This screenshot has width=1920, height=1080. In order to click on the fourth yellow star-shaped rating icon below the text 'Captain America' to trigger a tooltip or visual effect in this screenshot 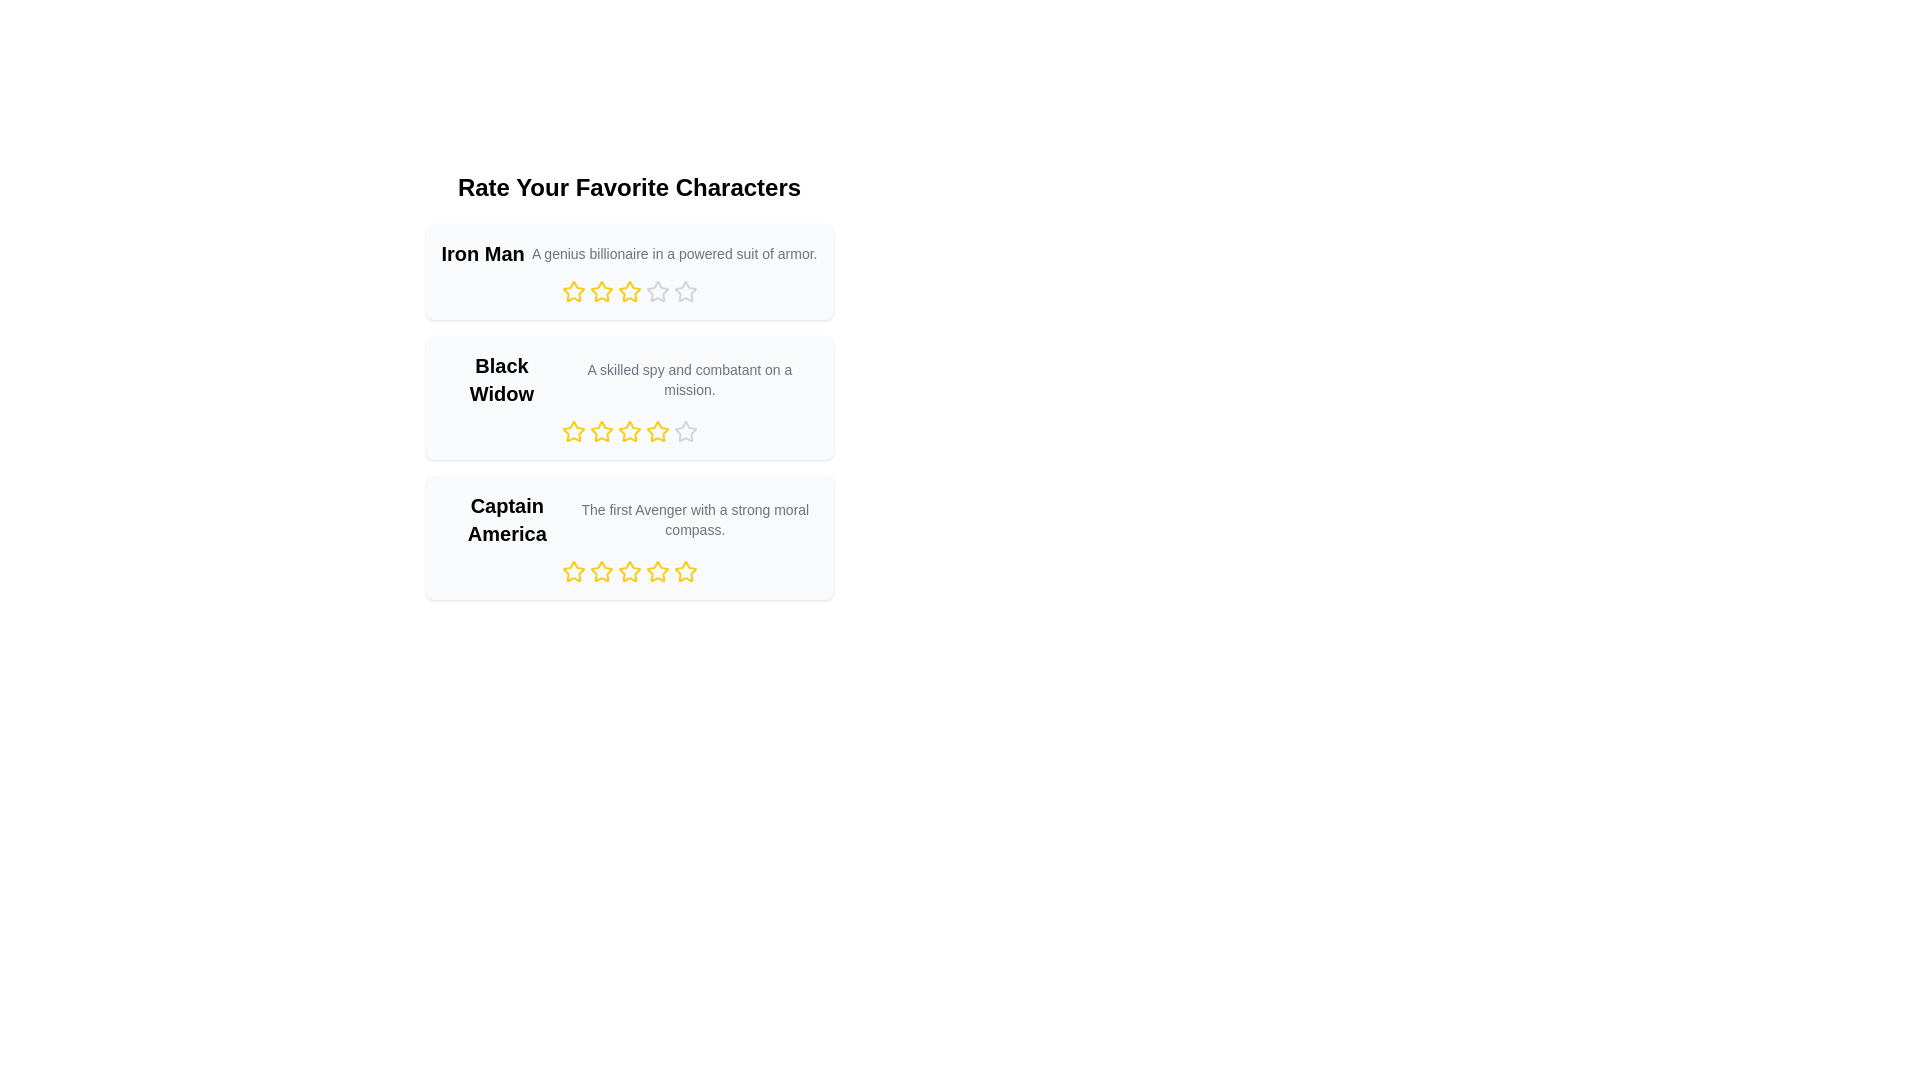, I will do `click(685, 571)`.